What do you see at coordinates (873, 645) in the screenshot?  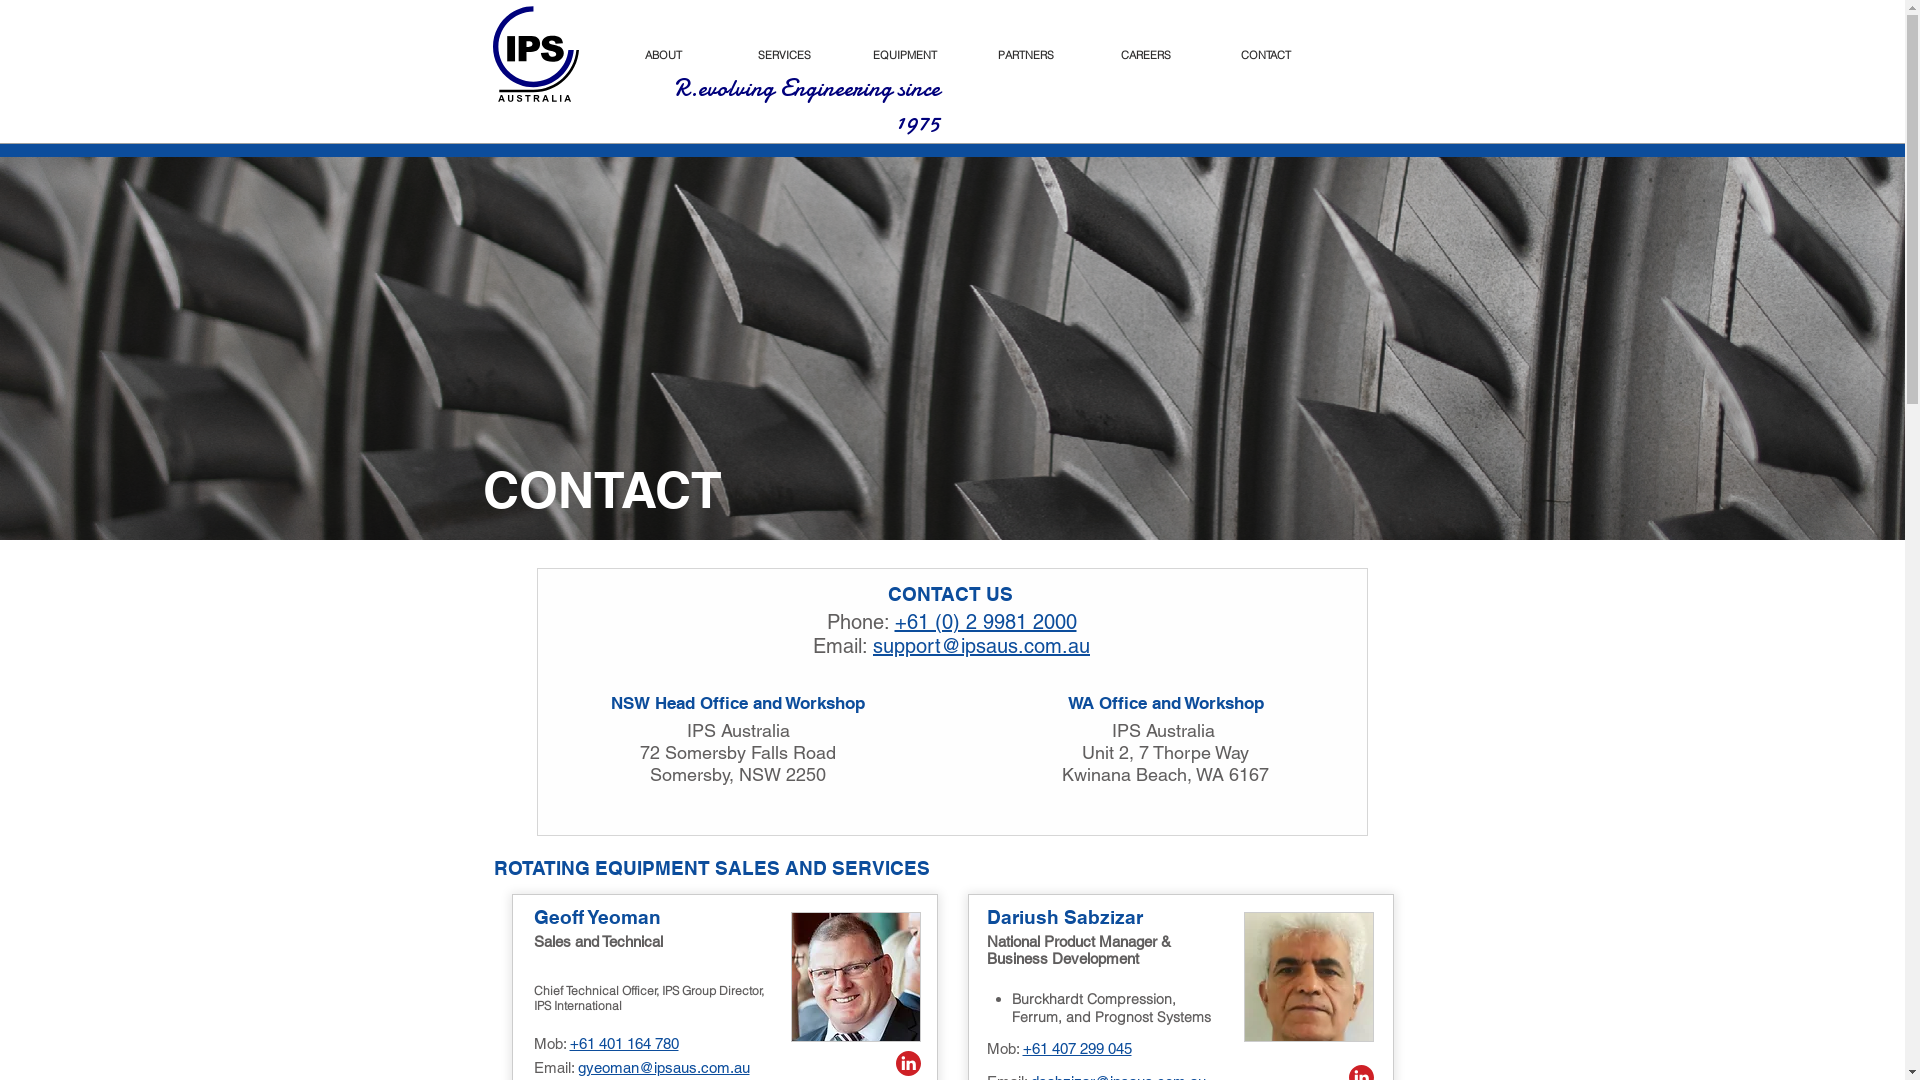 I see `'support@ipsaus.com.au'` at bounding box center [873, 645].